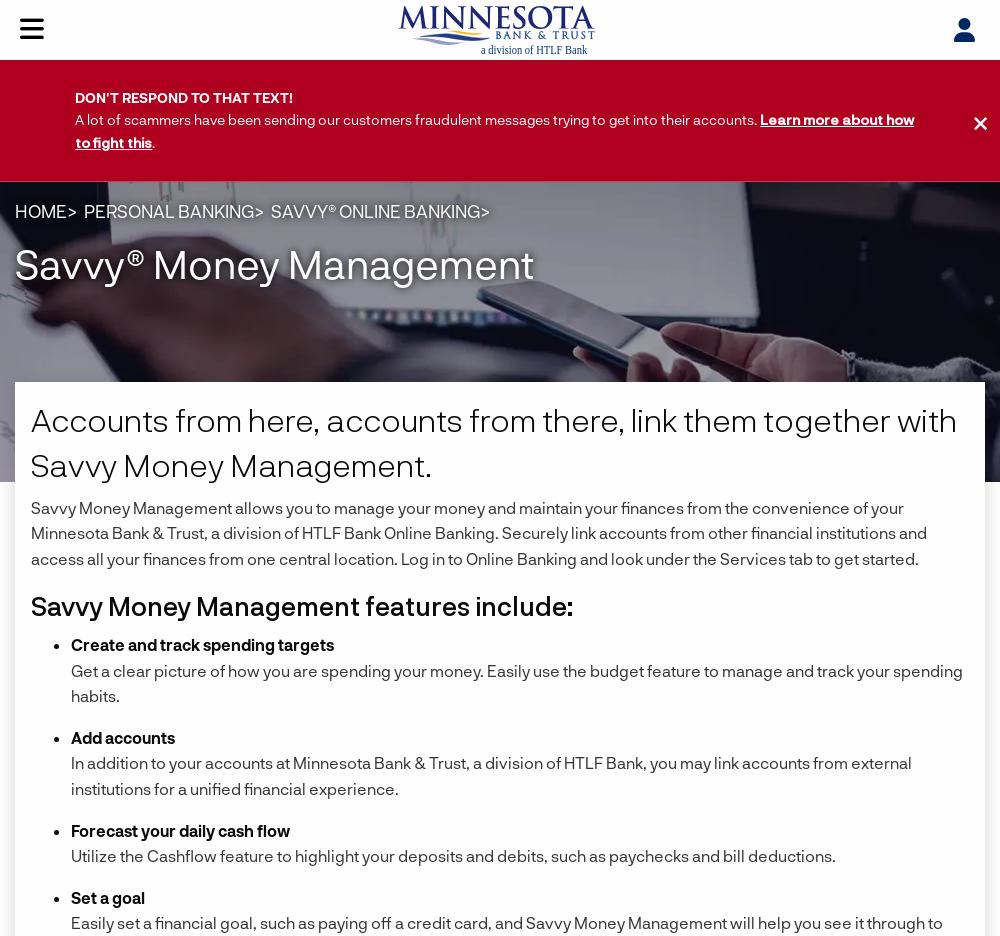 Image resolution: width=1000 pixels, height=936 pixels. What do you see at coordinates (122, 735) in the screenshot?
I see `'Add accounts'` at bounding box center [122, 735].